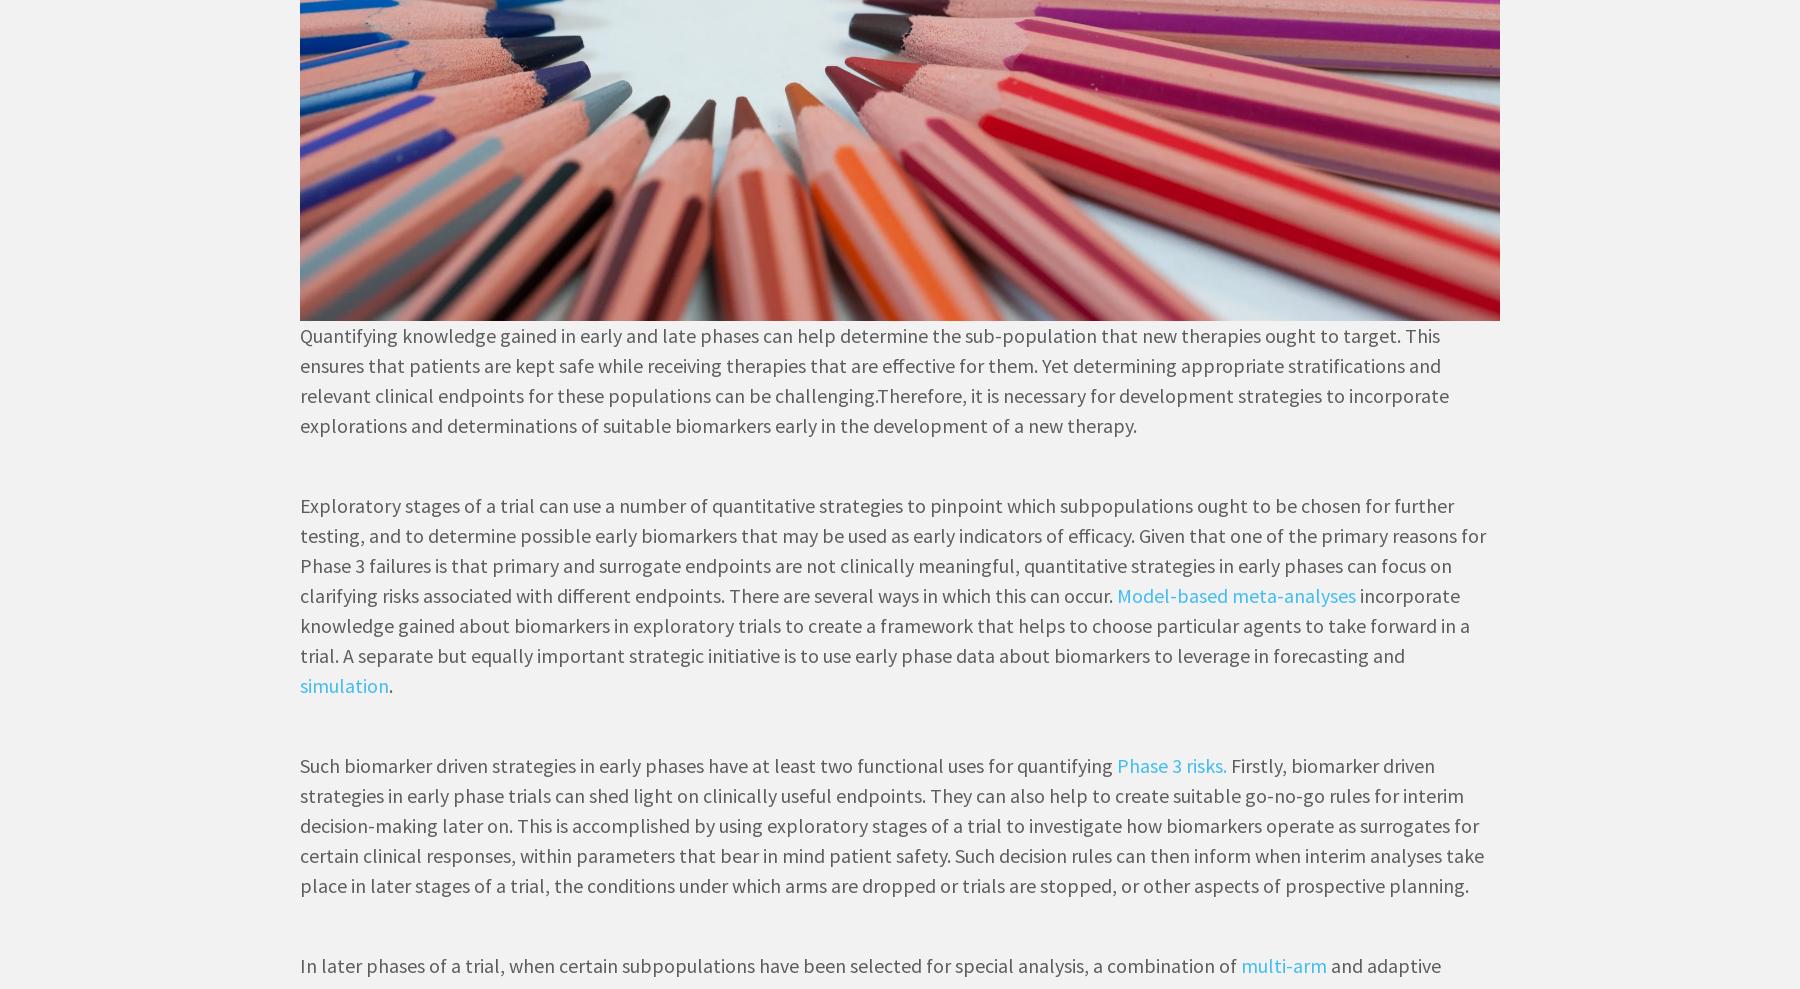 Image resolution: width=1800 pixels, height=989 pixels. Describe the element at coordinates (707, 765) in the screenshot. I see `'Such biomarker driven strategies in early phases have at least two functional uses for quantifying'` at that location.